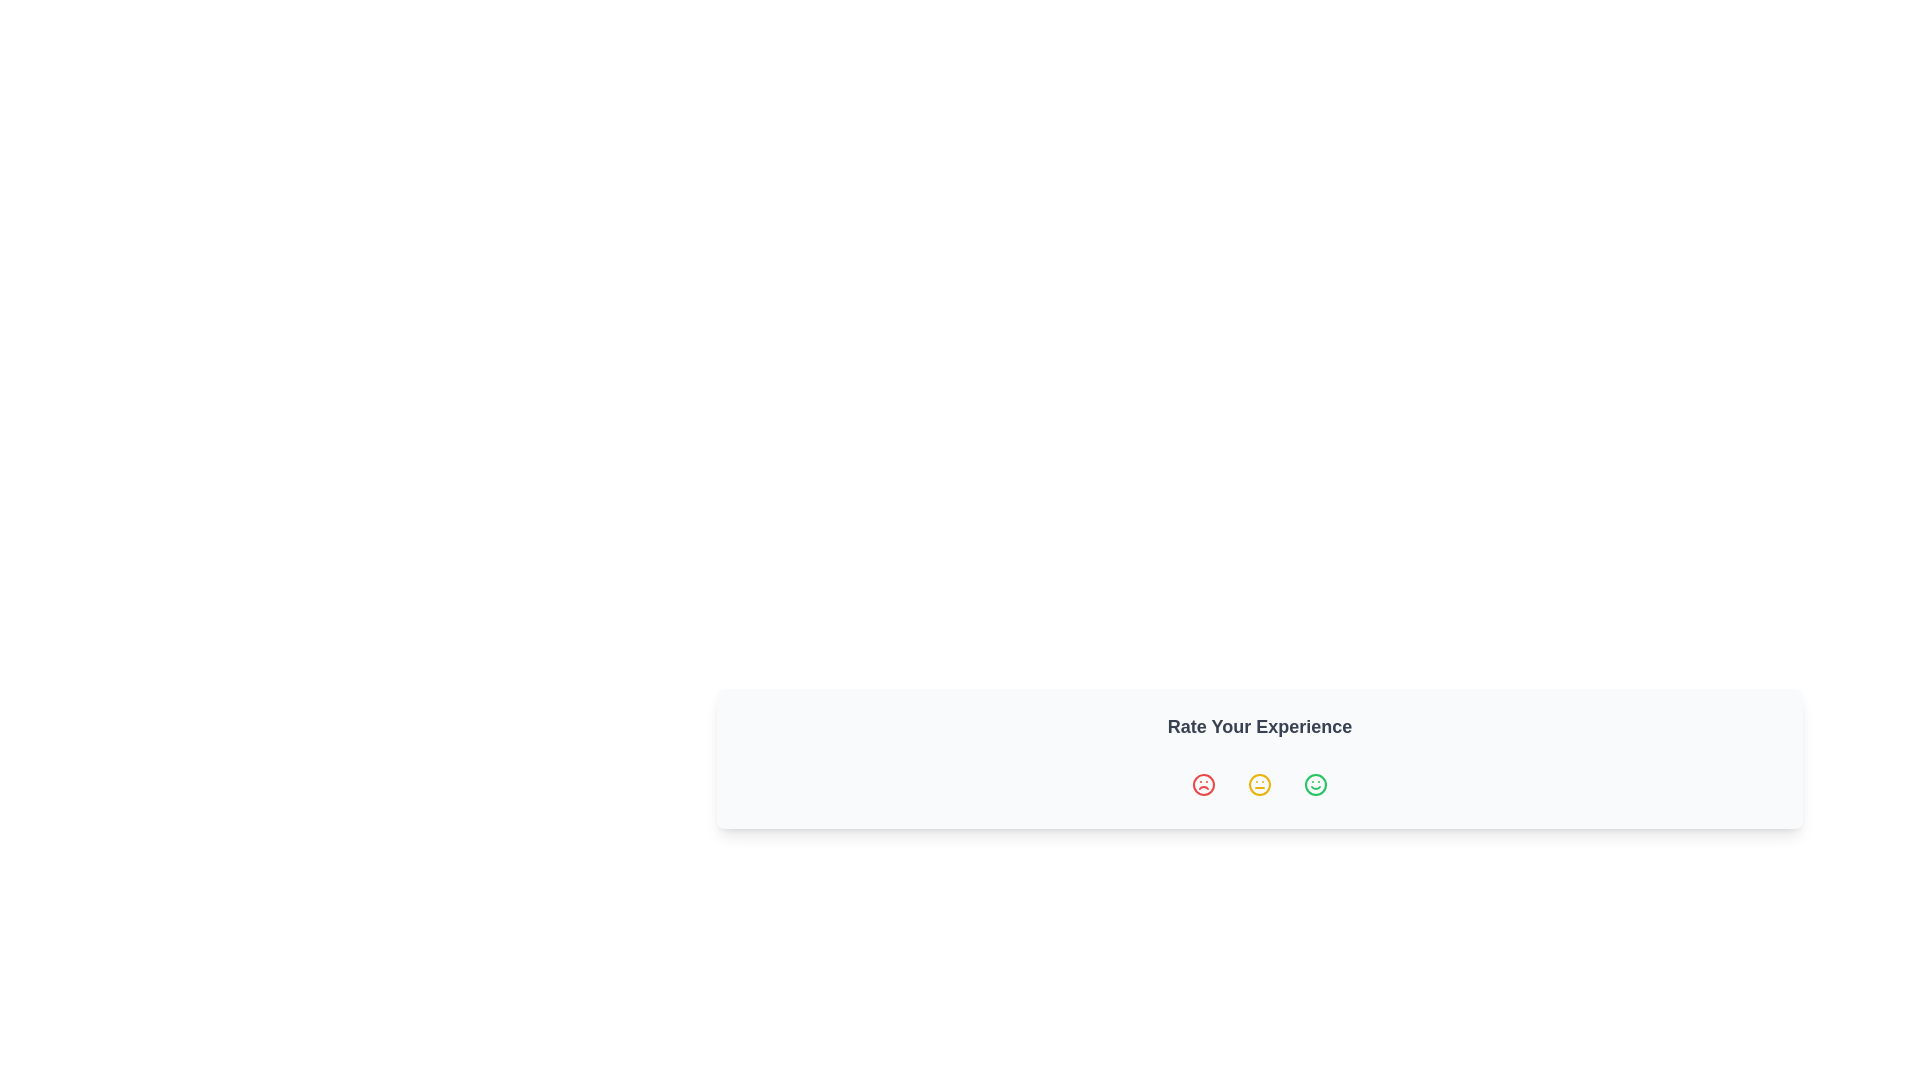 Image resolution: width=1920 pixels, height=1080 pixels. I want to click on the 'Very Unsatisfied' icon button using keyboard navigation, so click(1203, 784).